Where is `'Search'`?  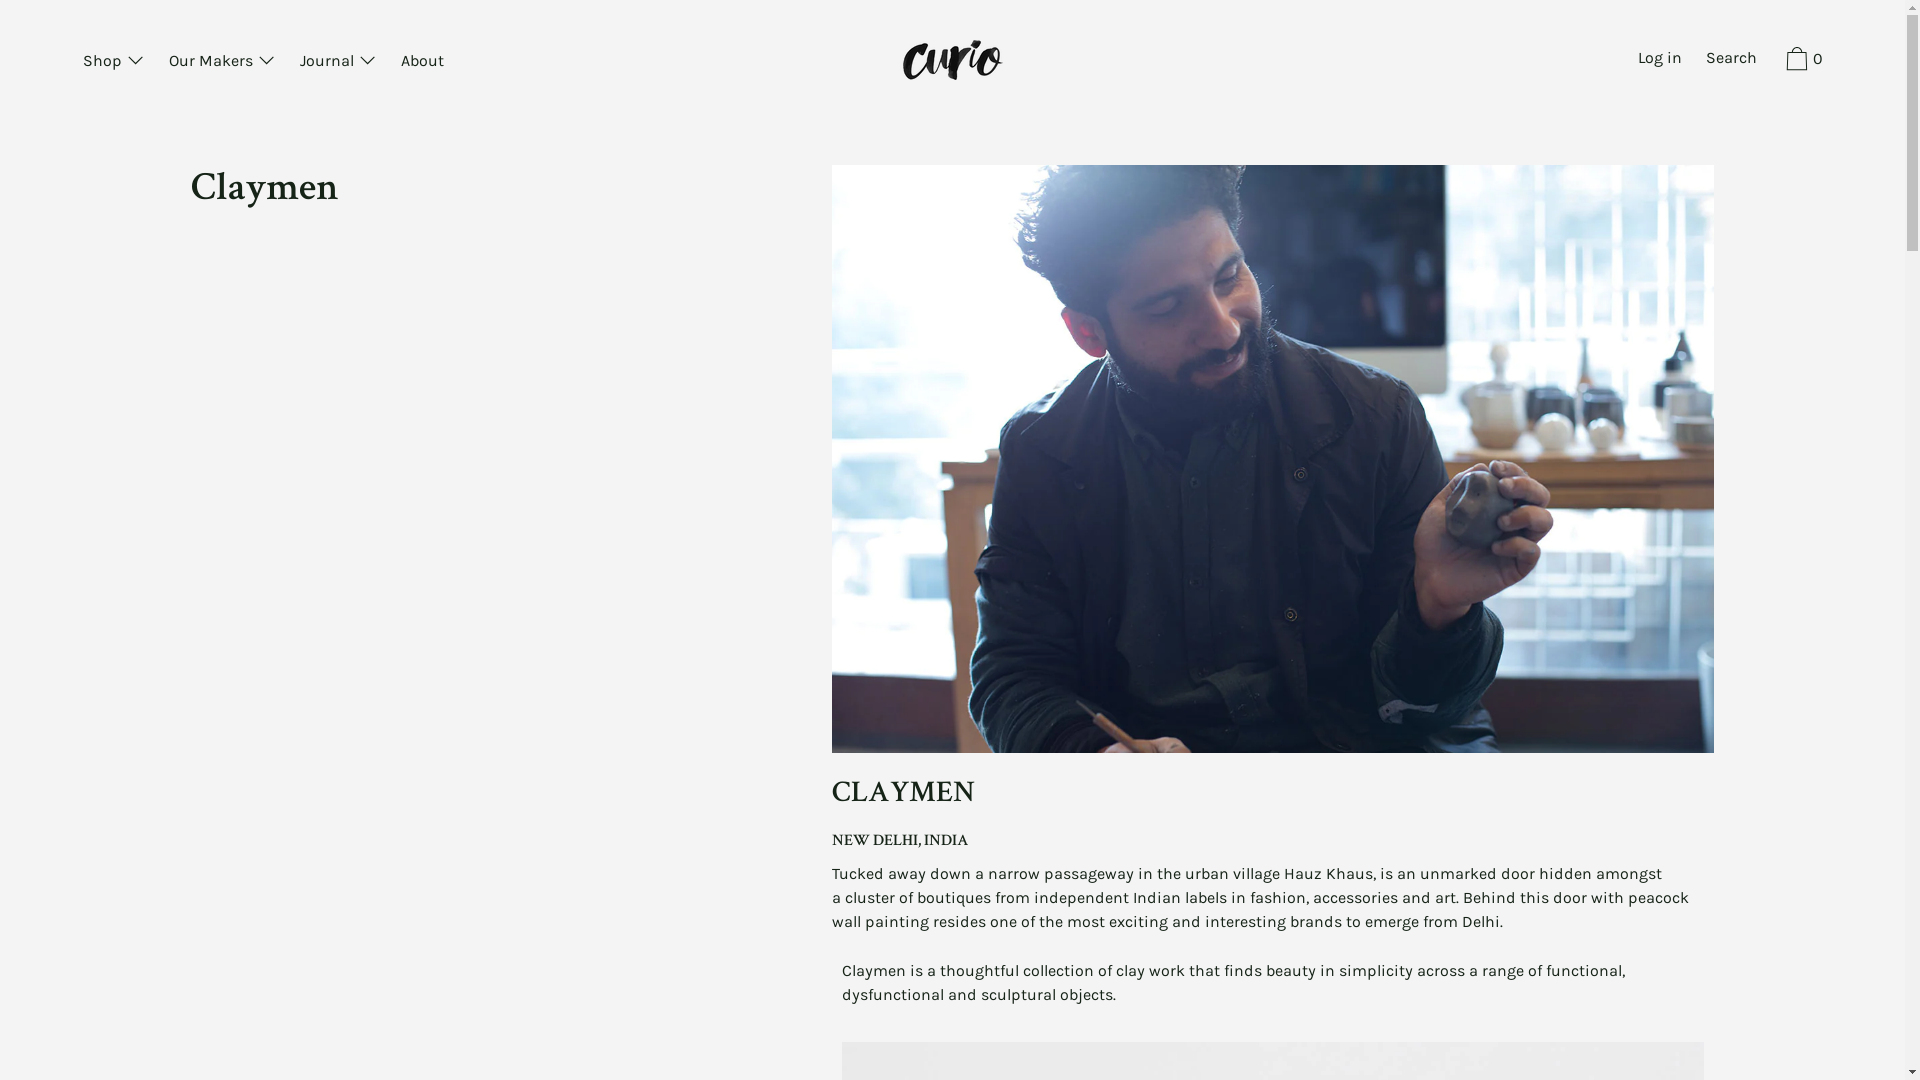
'Search' is located at coordinates (1730, 59).